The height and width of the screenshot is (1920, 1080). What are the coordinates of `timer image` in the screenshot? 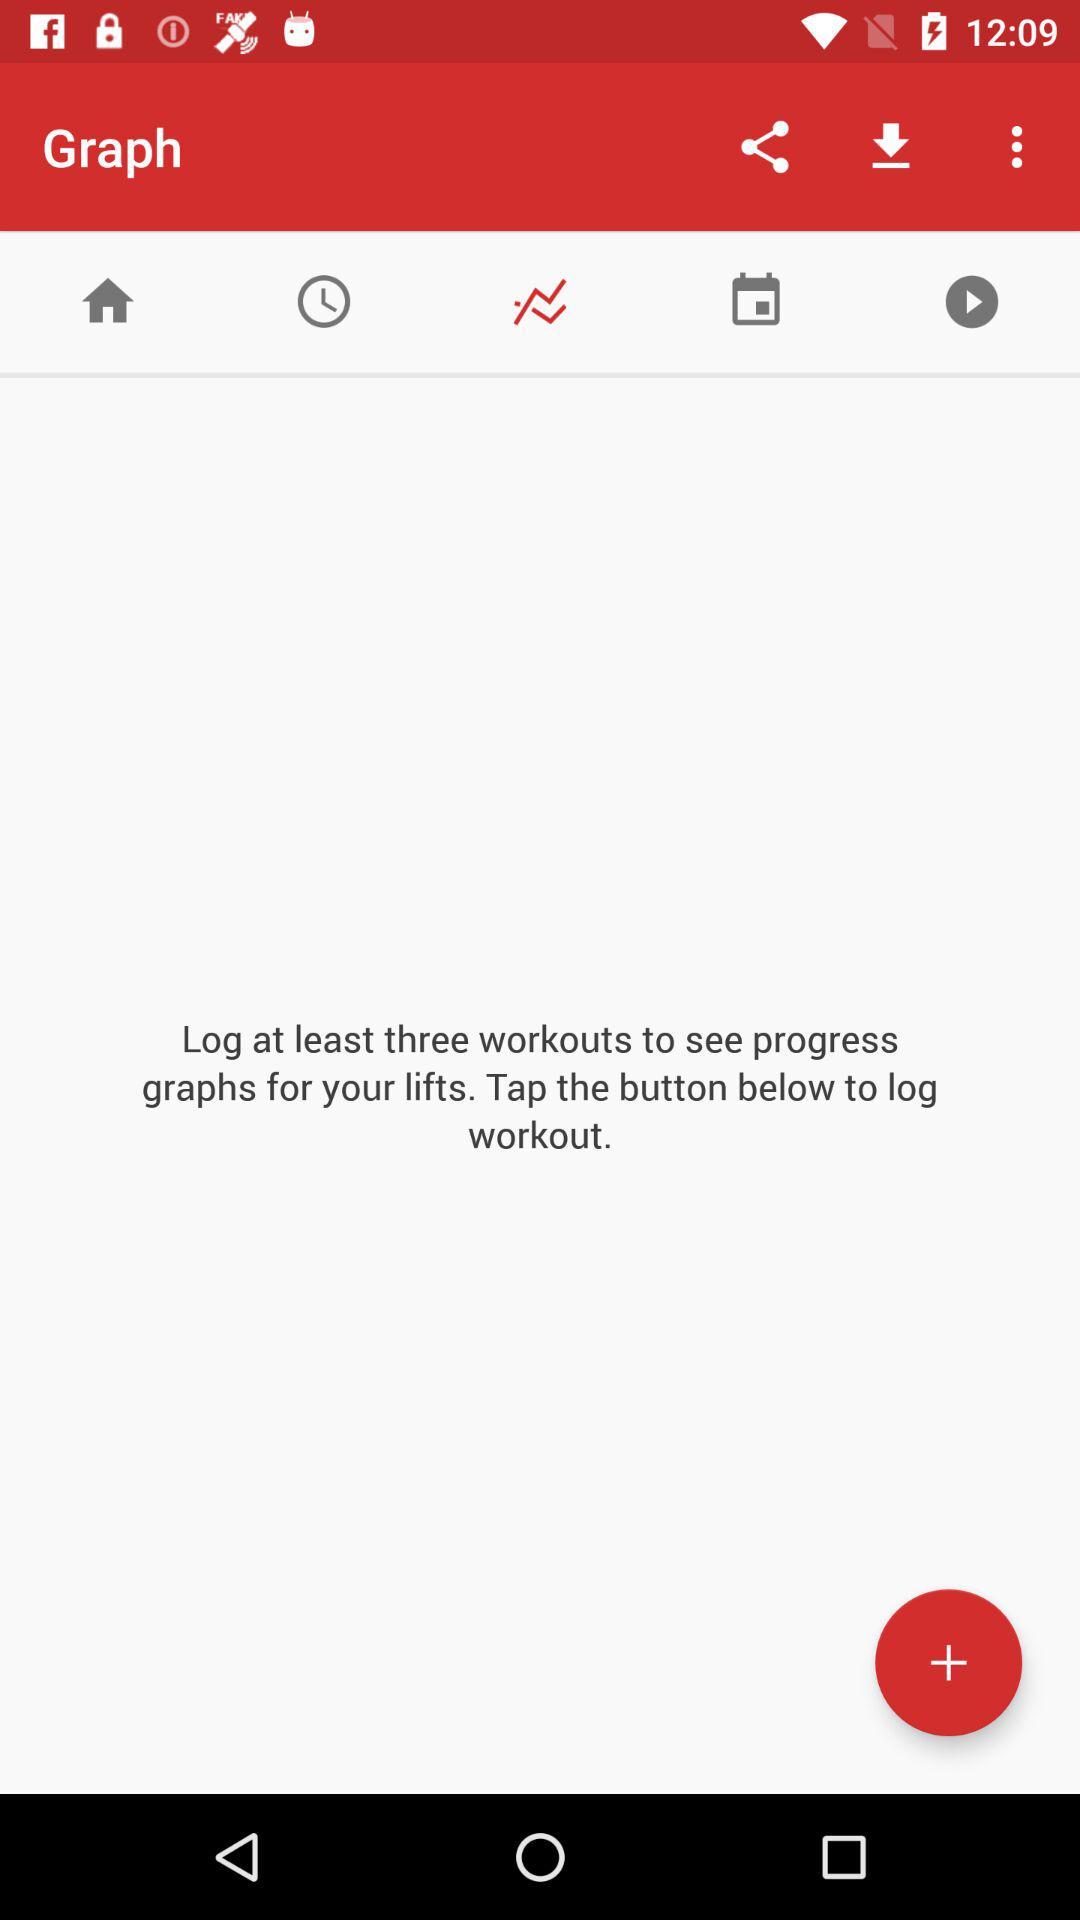 It's located at (323, 300).